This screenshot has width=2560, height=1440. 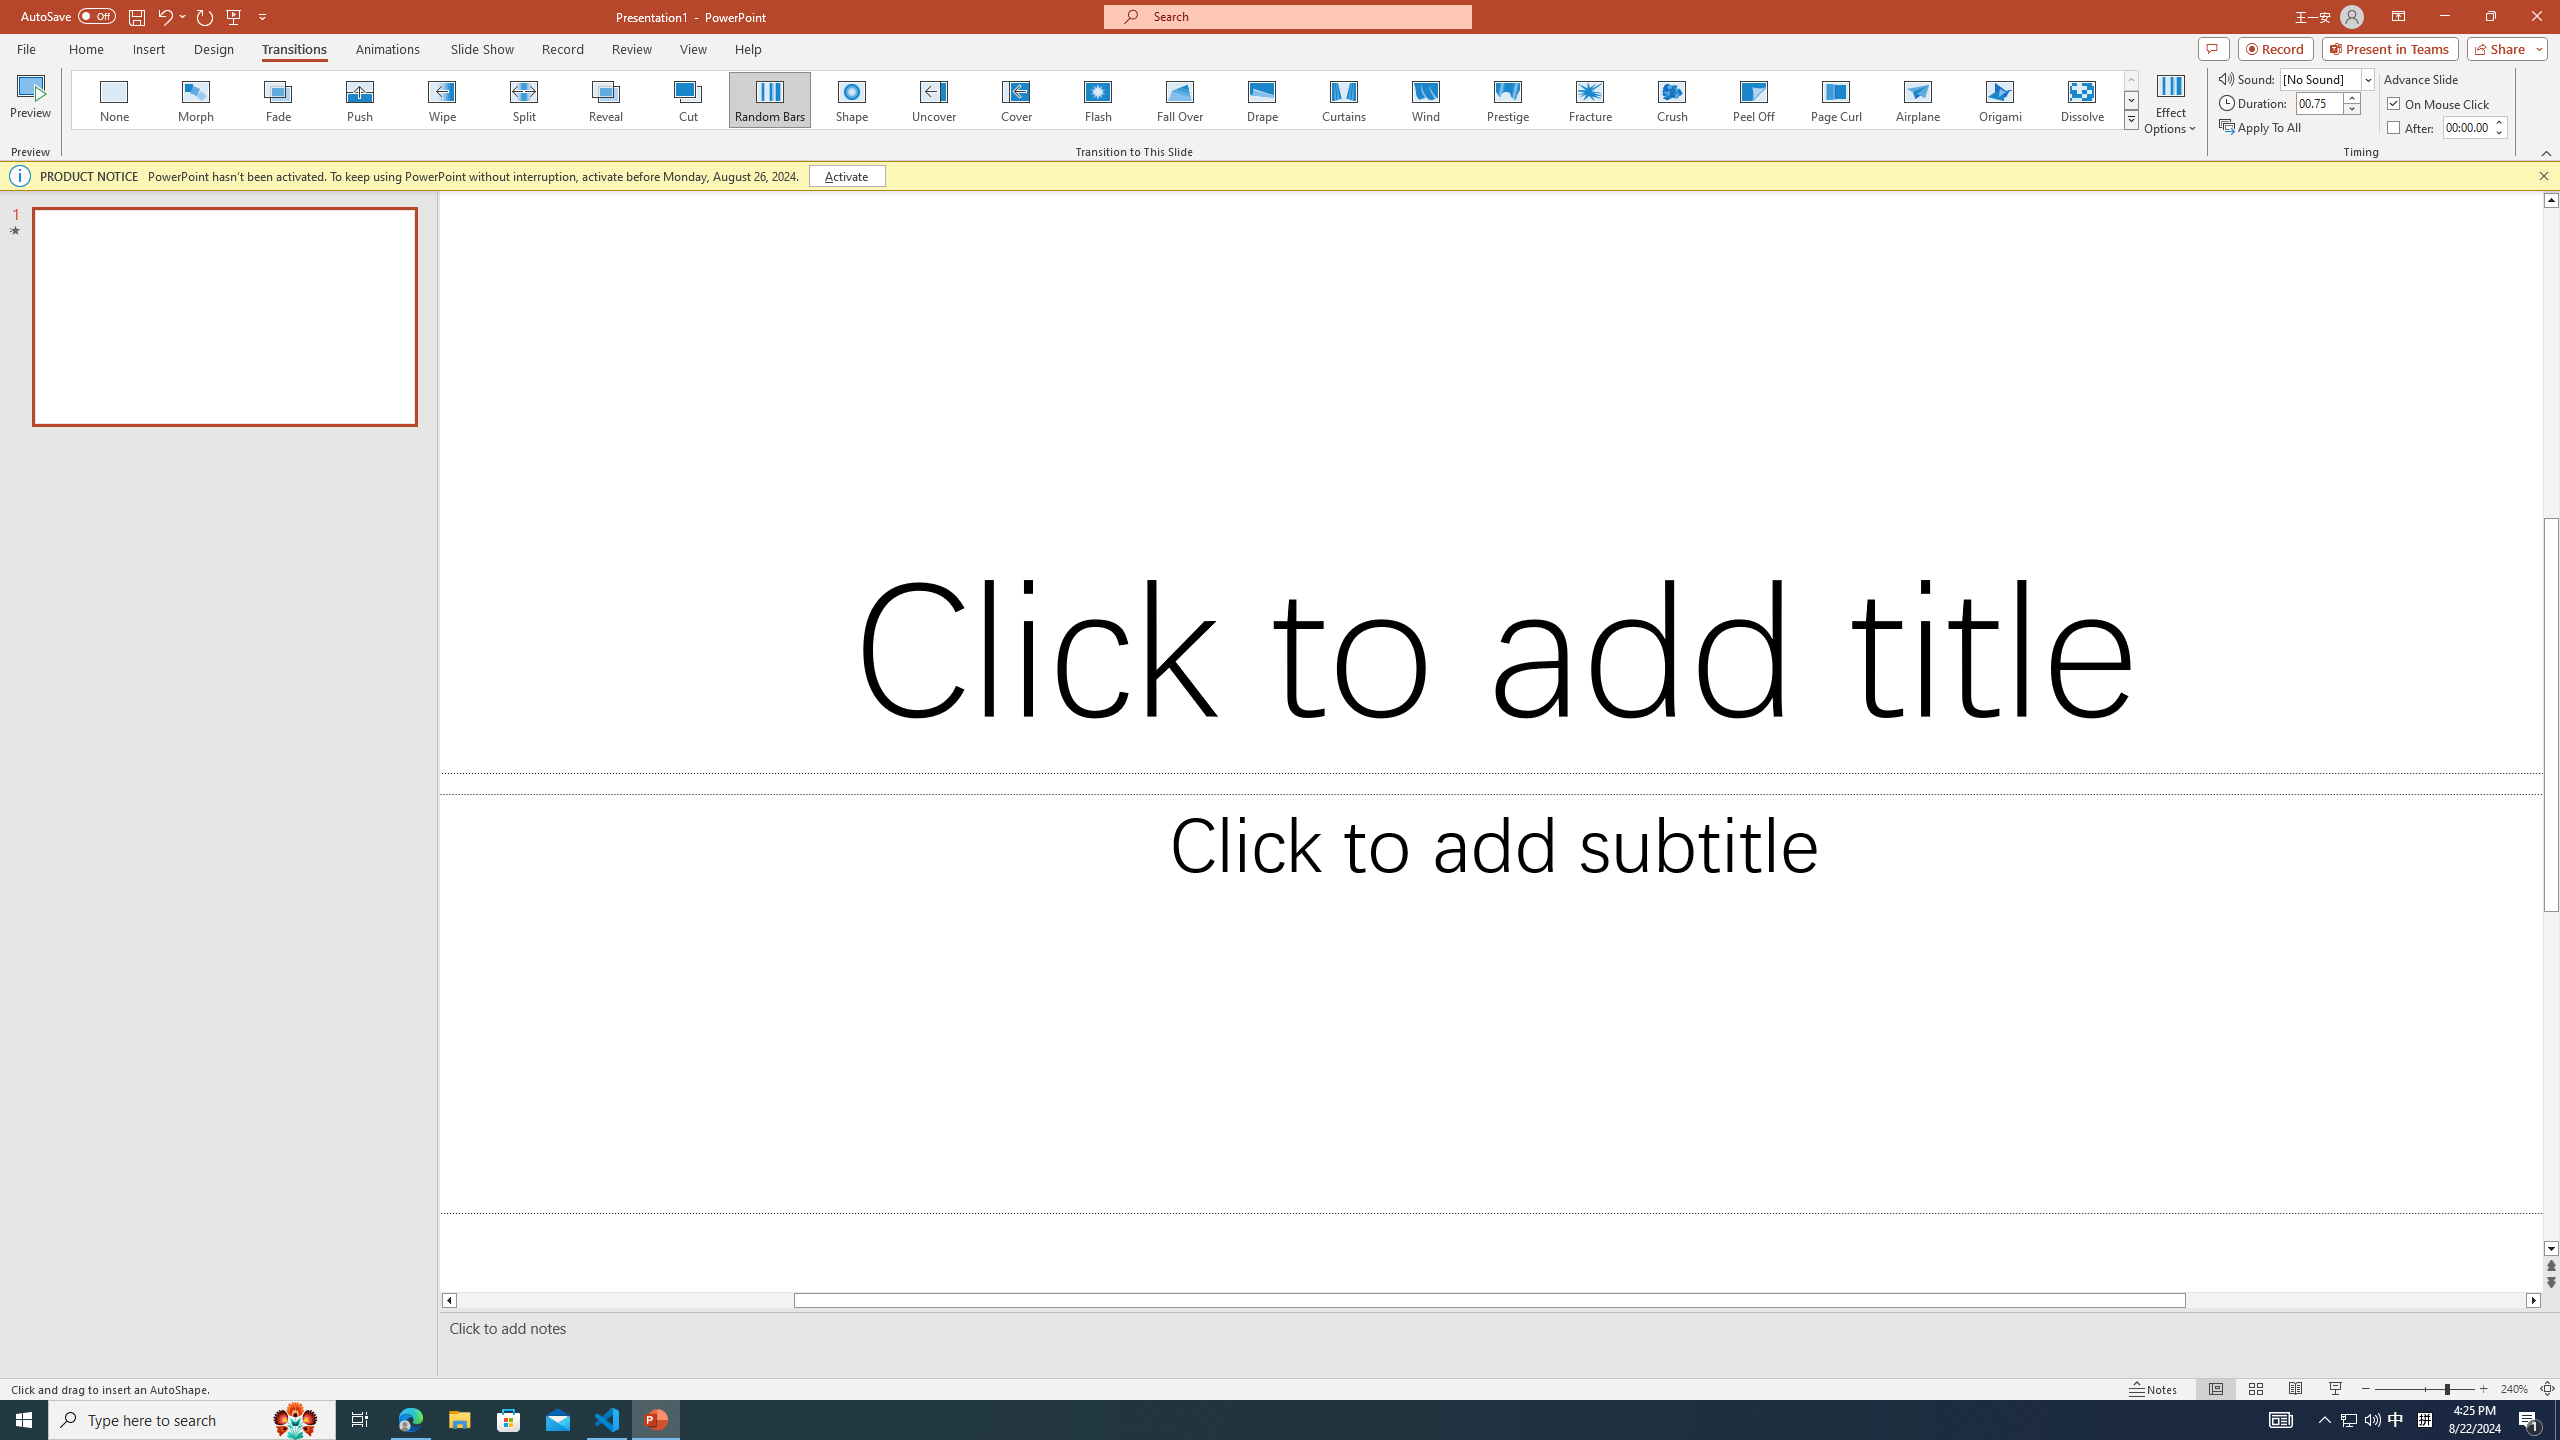 What do you see at coordinates (2543, 175) in the screenshot?
I see `'Close this message'` at bounding box center [2543, 175].